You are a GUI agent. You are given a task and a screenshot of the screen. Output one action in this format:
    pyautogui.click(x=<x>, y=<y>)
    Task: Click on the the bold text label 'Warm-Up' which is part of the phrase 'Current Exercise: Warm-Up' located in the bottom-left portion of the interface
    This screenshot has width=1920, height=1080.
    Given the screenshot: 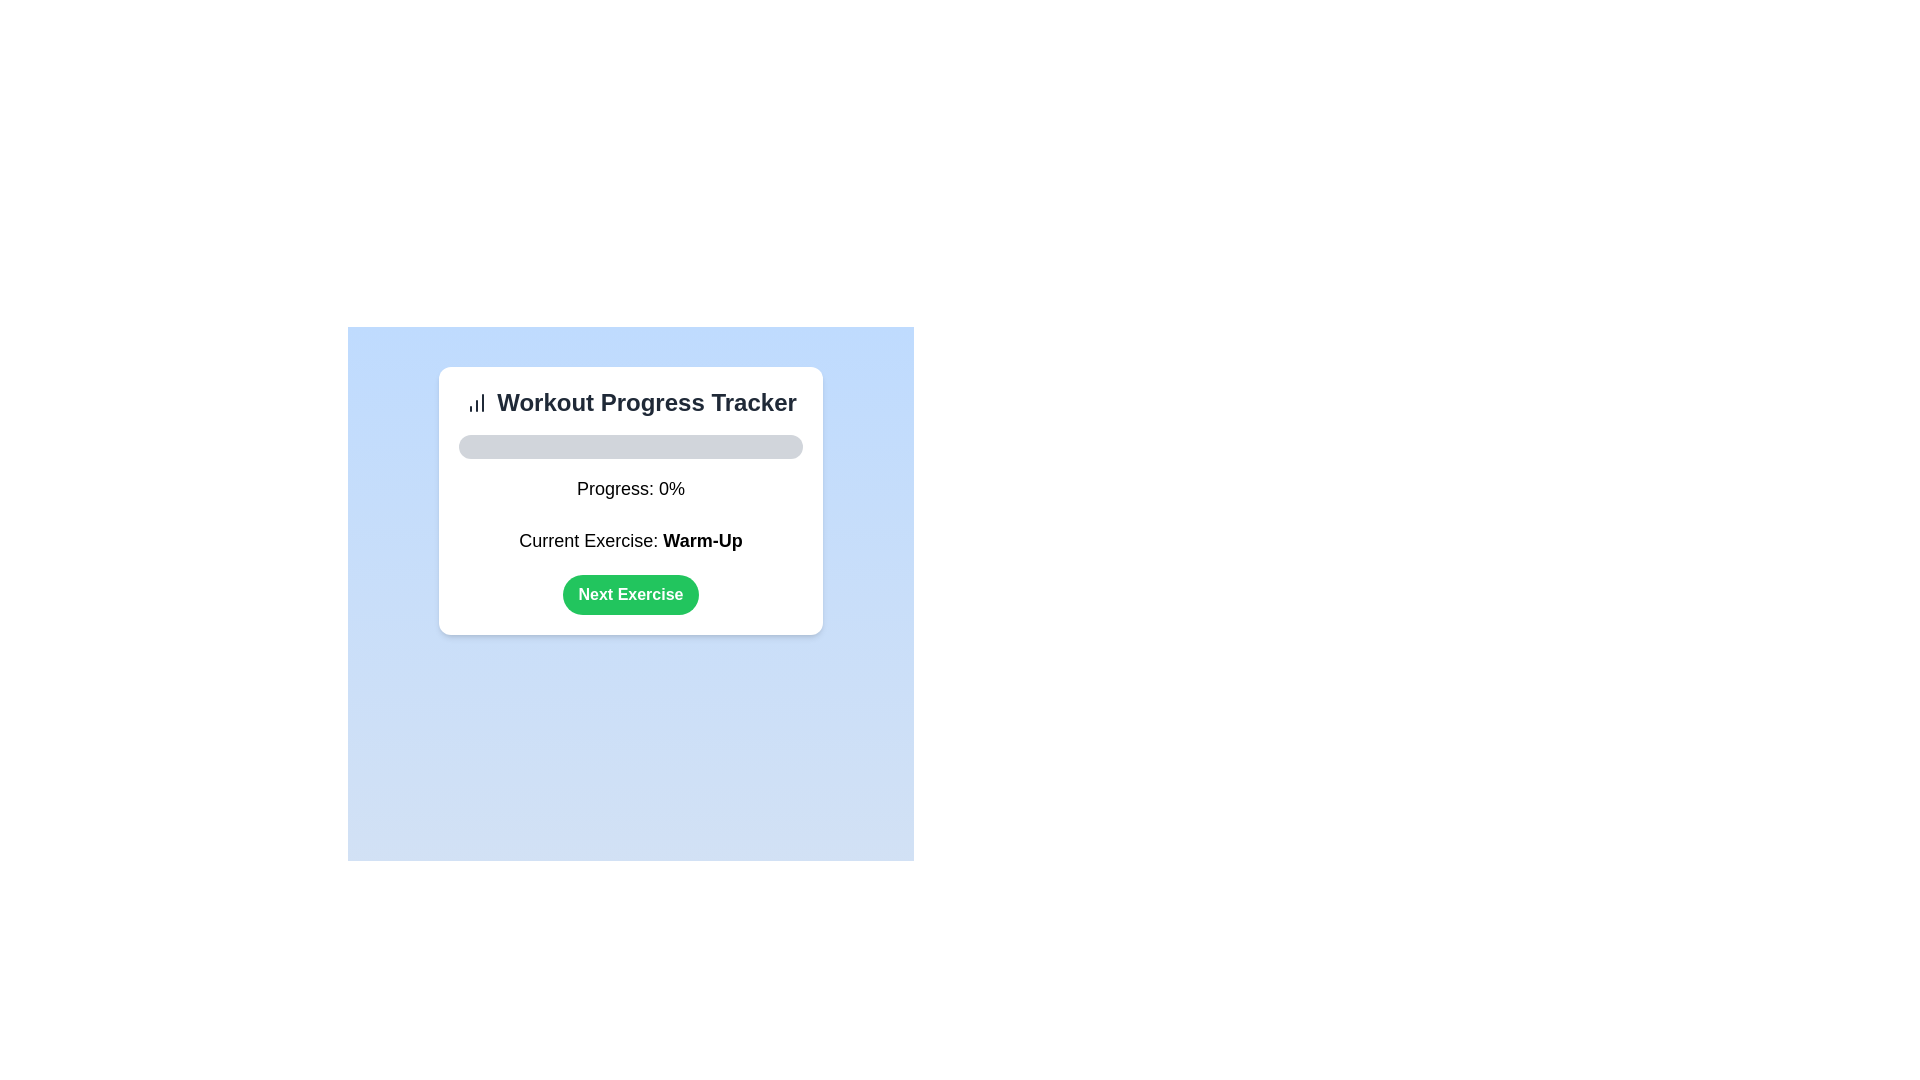 What is the action you would take?
    pyautogui.click(x=703, y=540)
    